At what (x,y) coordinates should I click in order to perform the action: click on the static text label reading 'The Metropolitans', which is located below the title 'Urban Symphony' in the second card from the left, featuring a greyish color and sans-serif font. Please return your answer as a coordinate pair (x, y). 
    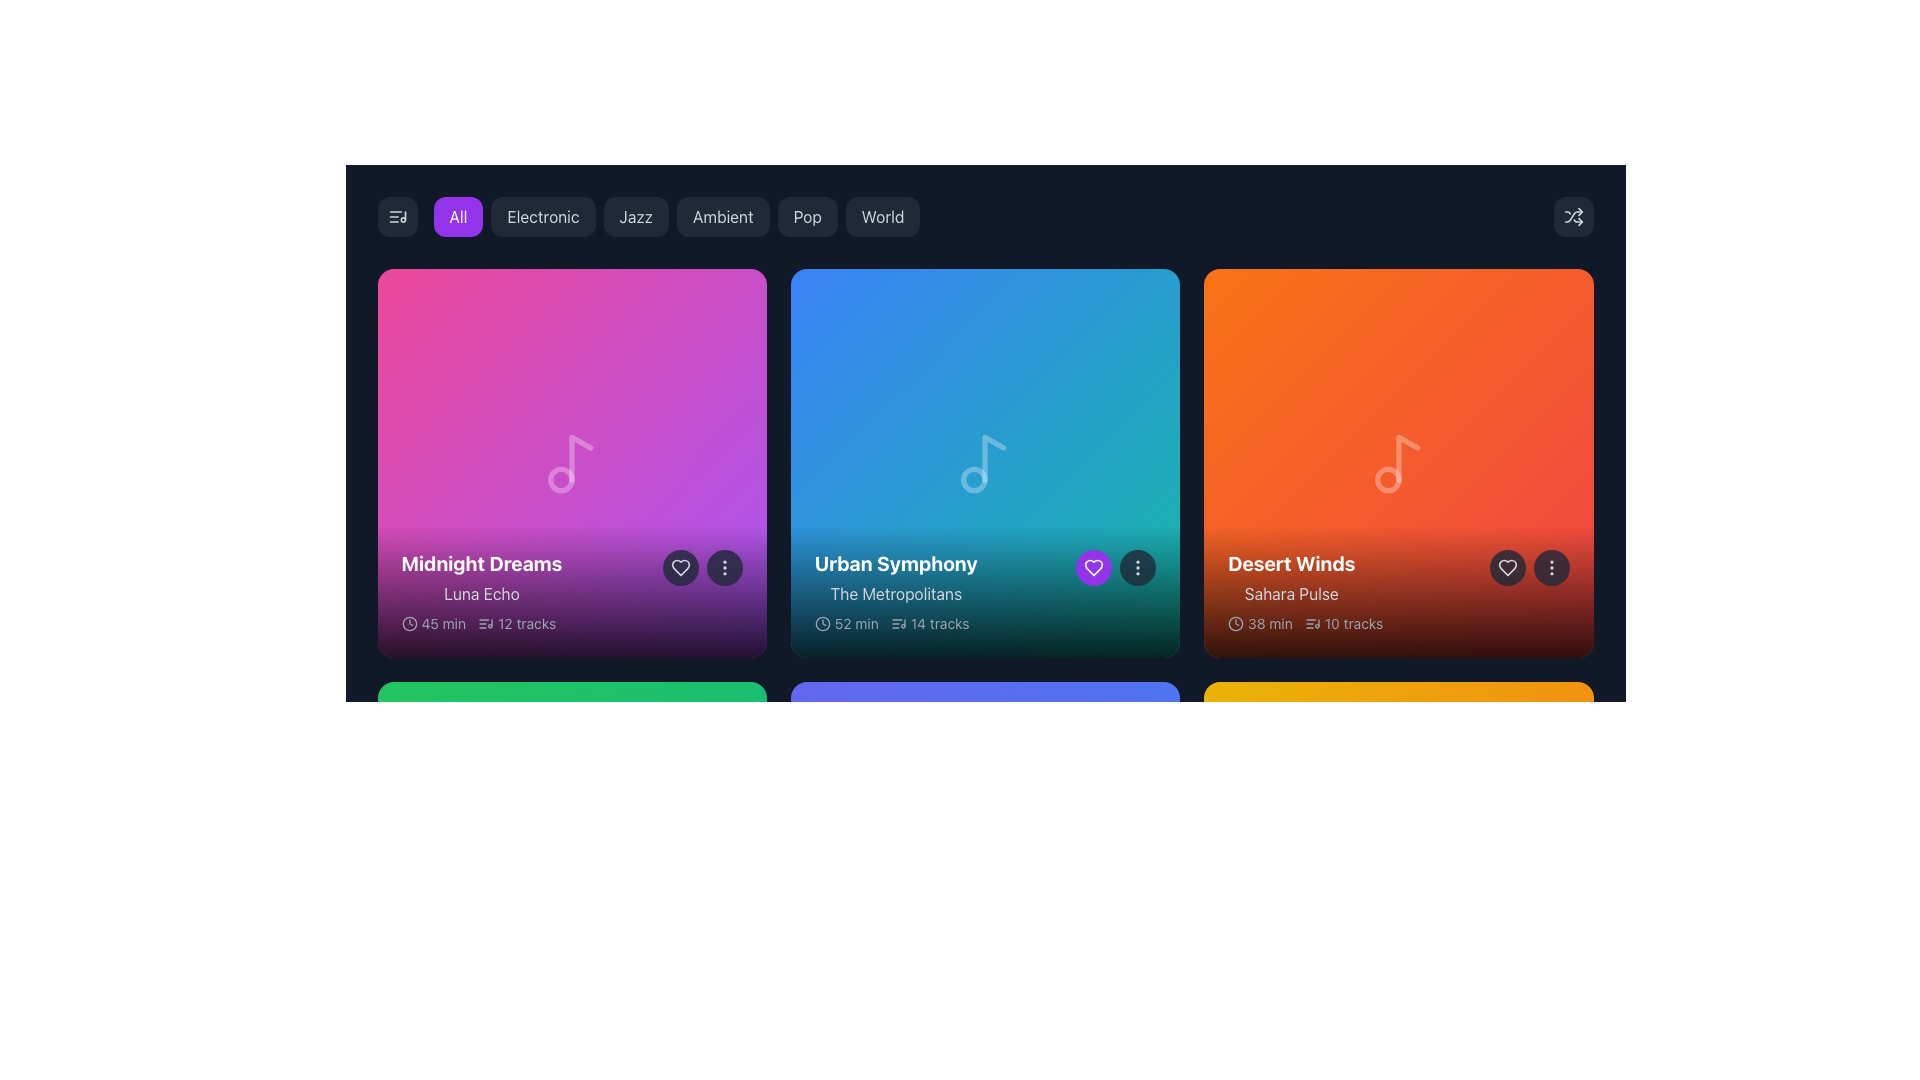
    Looking at the image, I should click on (895, 593).